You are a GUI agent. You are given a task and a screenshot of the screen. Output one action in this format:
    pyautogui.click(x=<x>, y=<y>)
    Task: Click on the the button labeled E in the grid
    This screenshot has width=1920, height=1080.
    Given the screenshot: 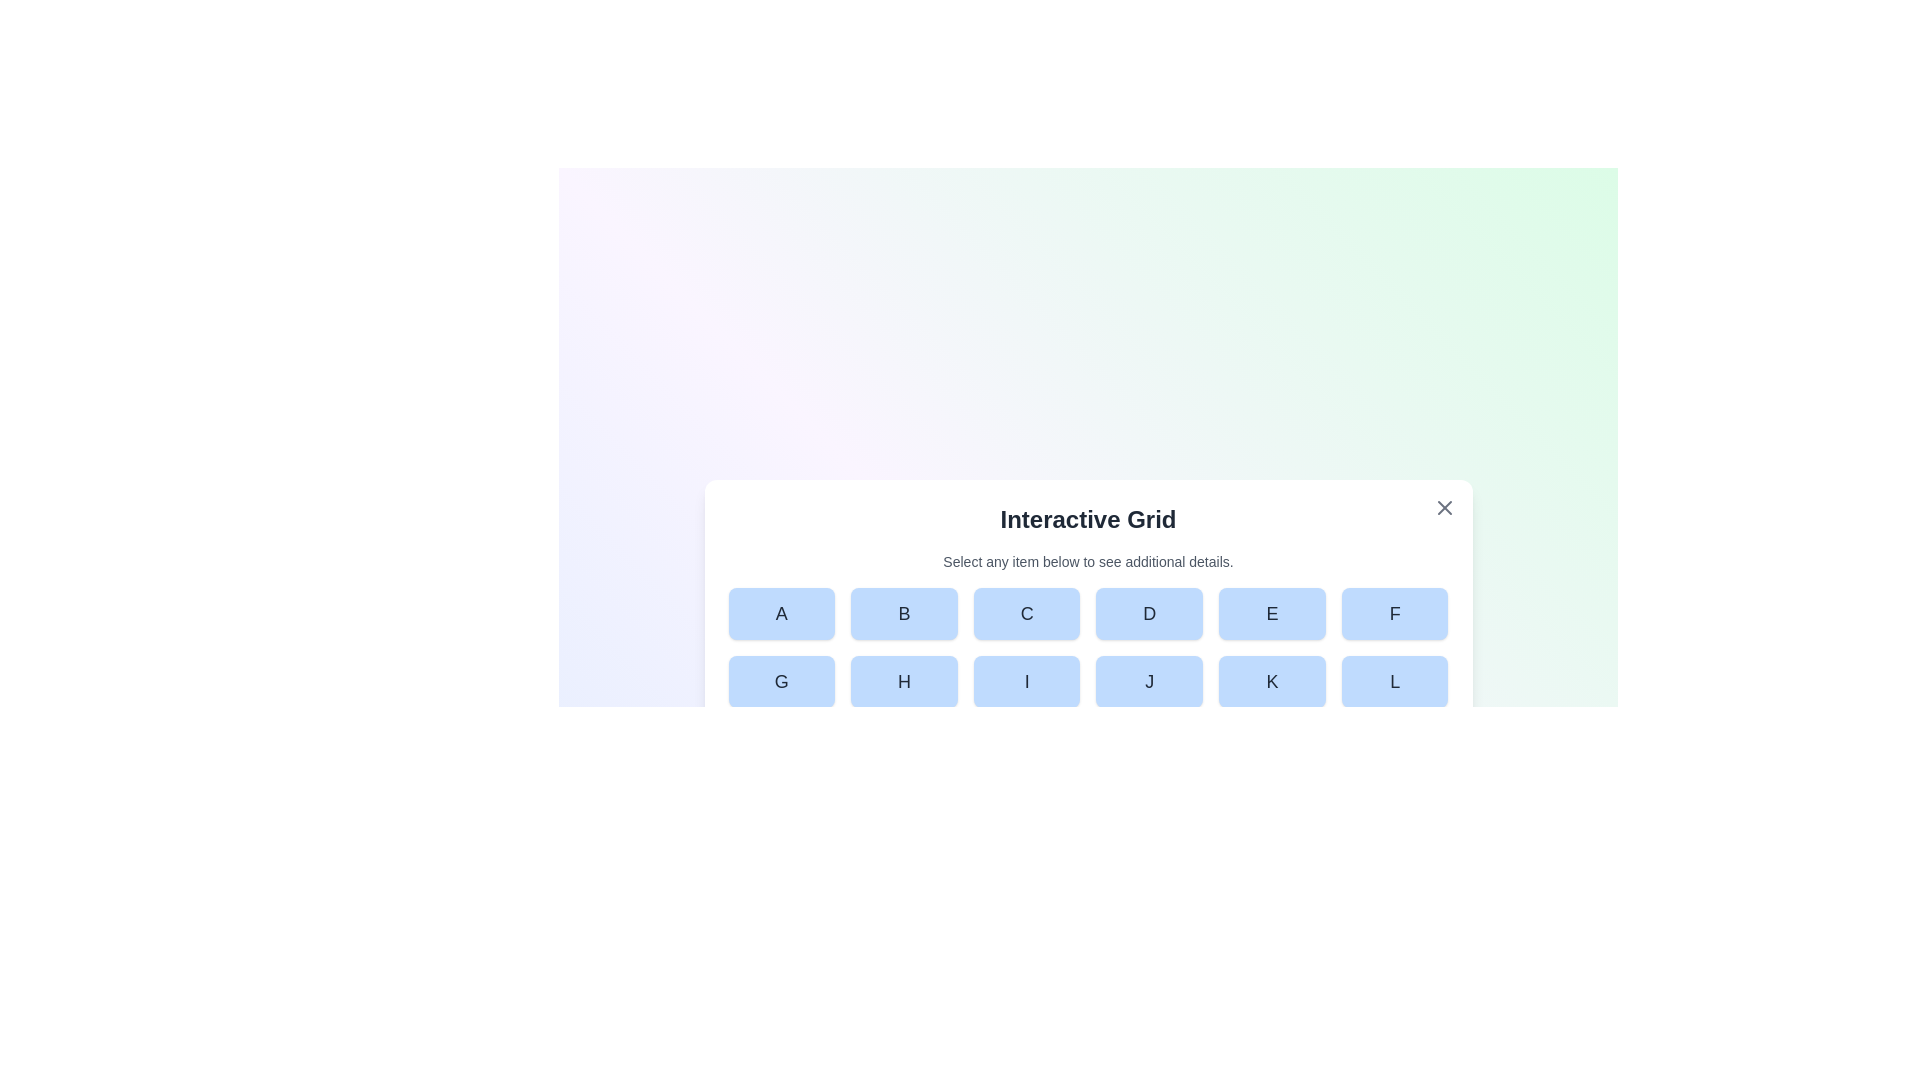 What is the action you would take?
    pyautogui.click(x=1271, y=612)
    